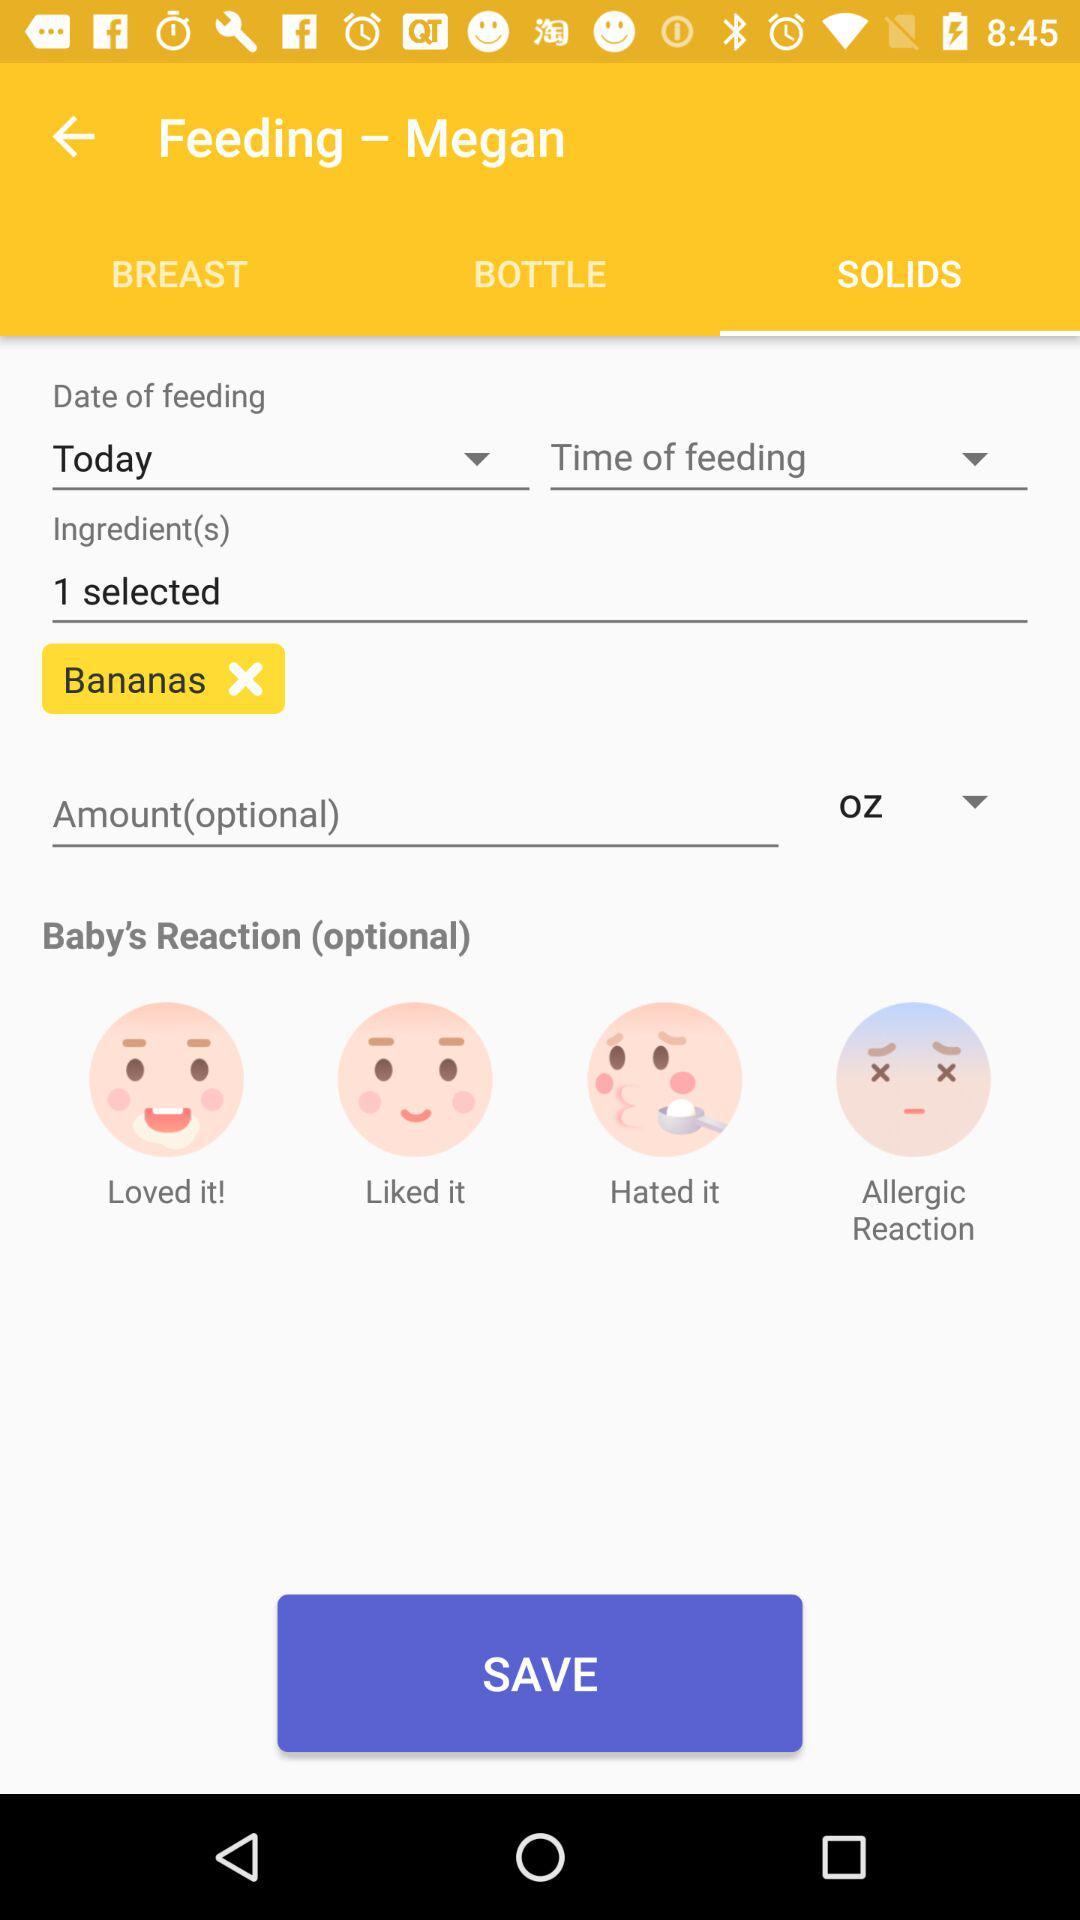 Image resolution: width=1080 pixels, height=1920 pixels. Describe the element at coordinates (788, 457) in the screenshot. I see `to set timing` at that location.